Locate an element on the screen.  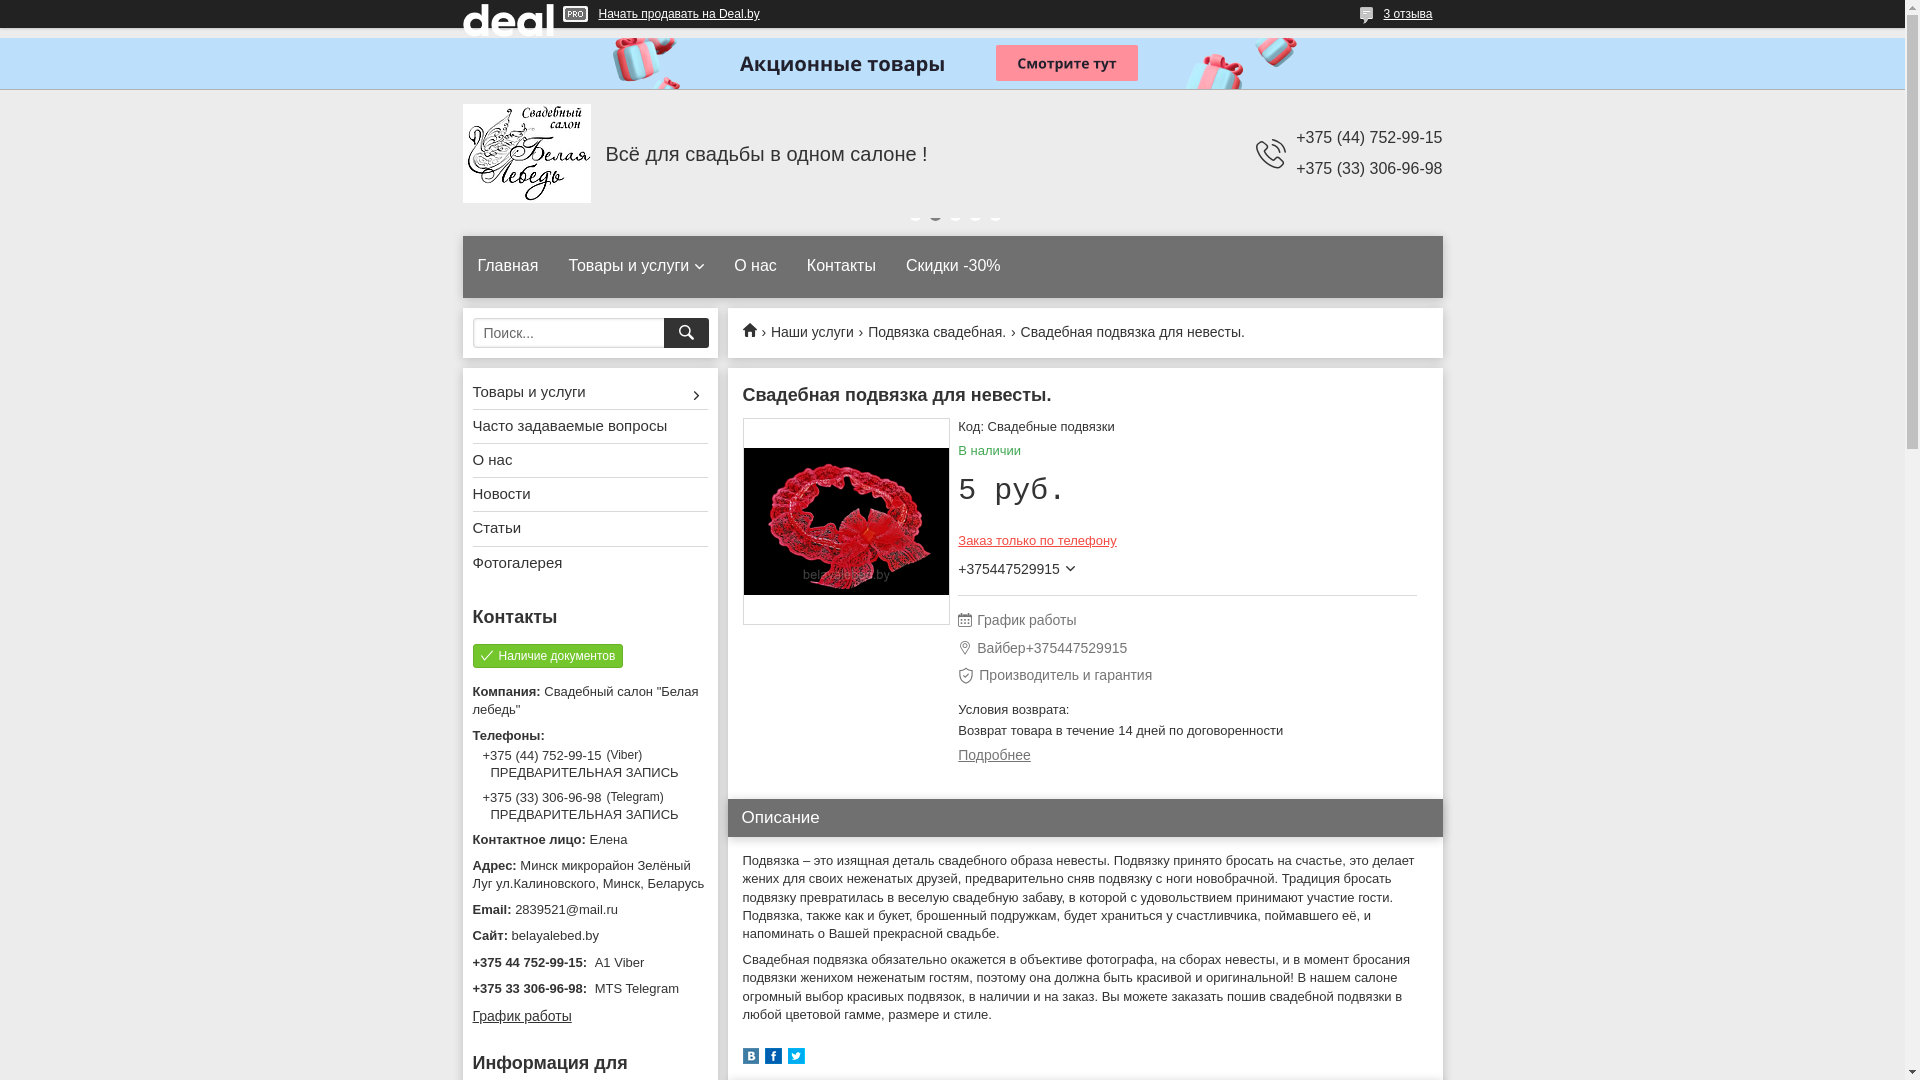
'belayalebed.by' is located at coordinates (588, 936).